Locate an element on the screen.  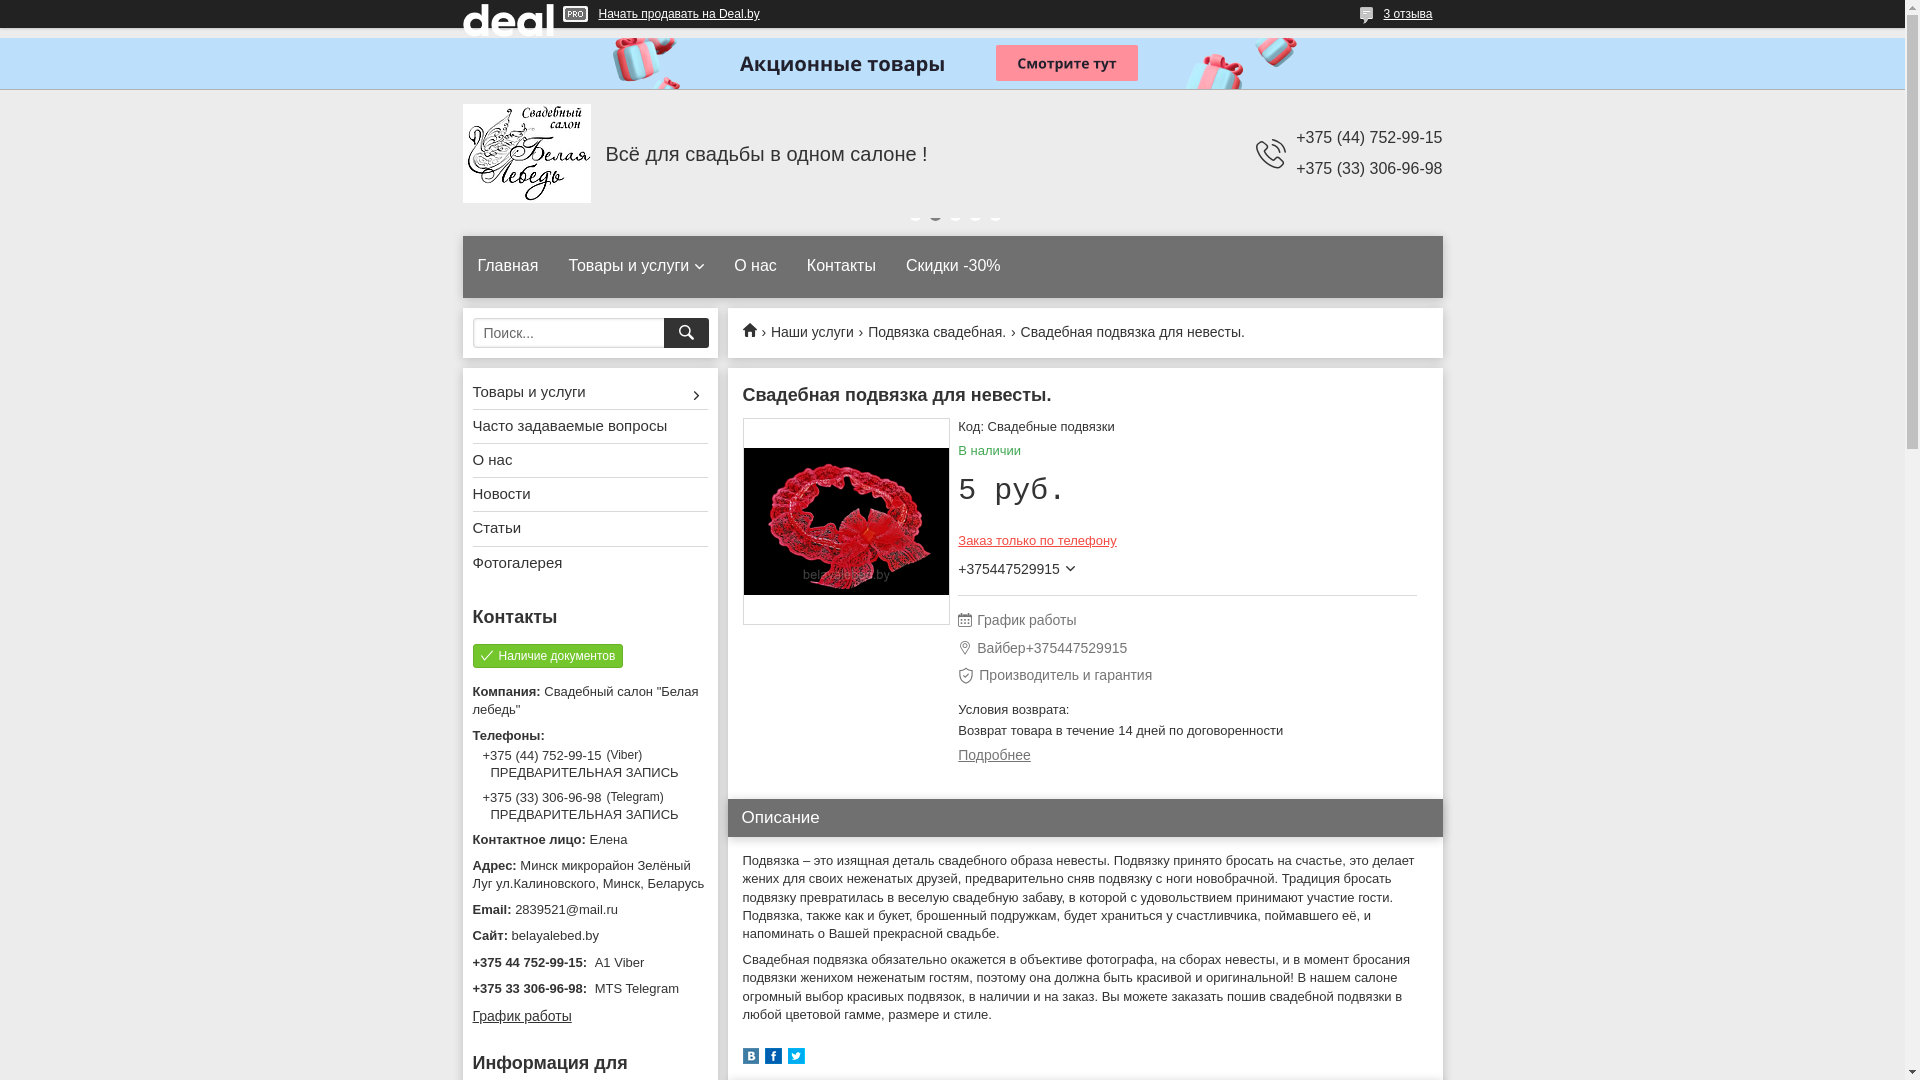
'belayalebed.by' is located at coordinates (588, 936).